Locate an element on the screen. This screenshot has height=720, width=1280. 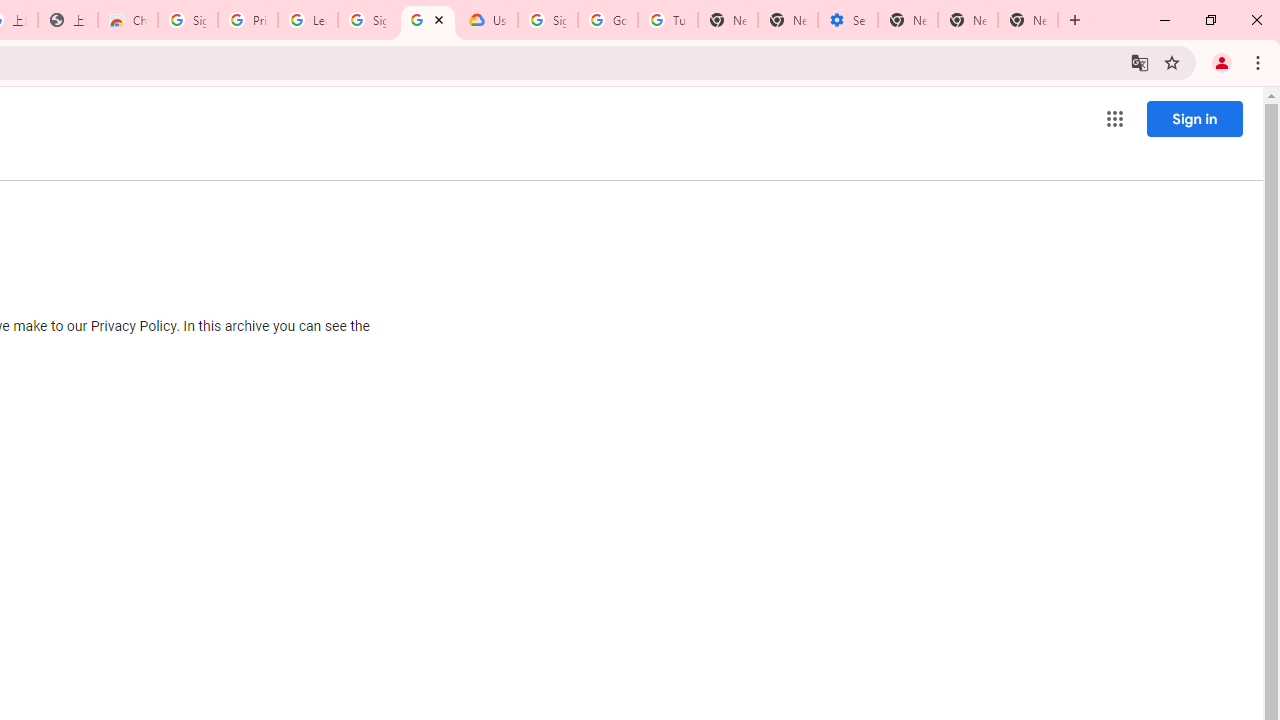
'Sign in - Google Accounts' is located at coordinates (187, 20).